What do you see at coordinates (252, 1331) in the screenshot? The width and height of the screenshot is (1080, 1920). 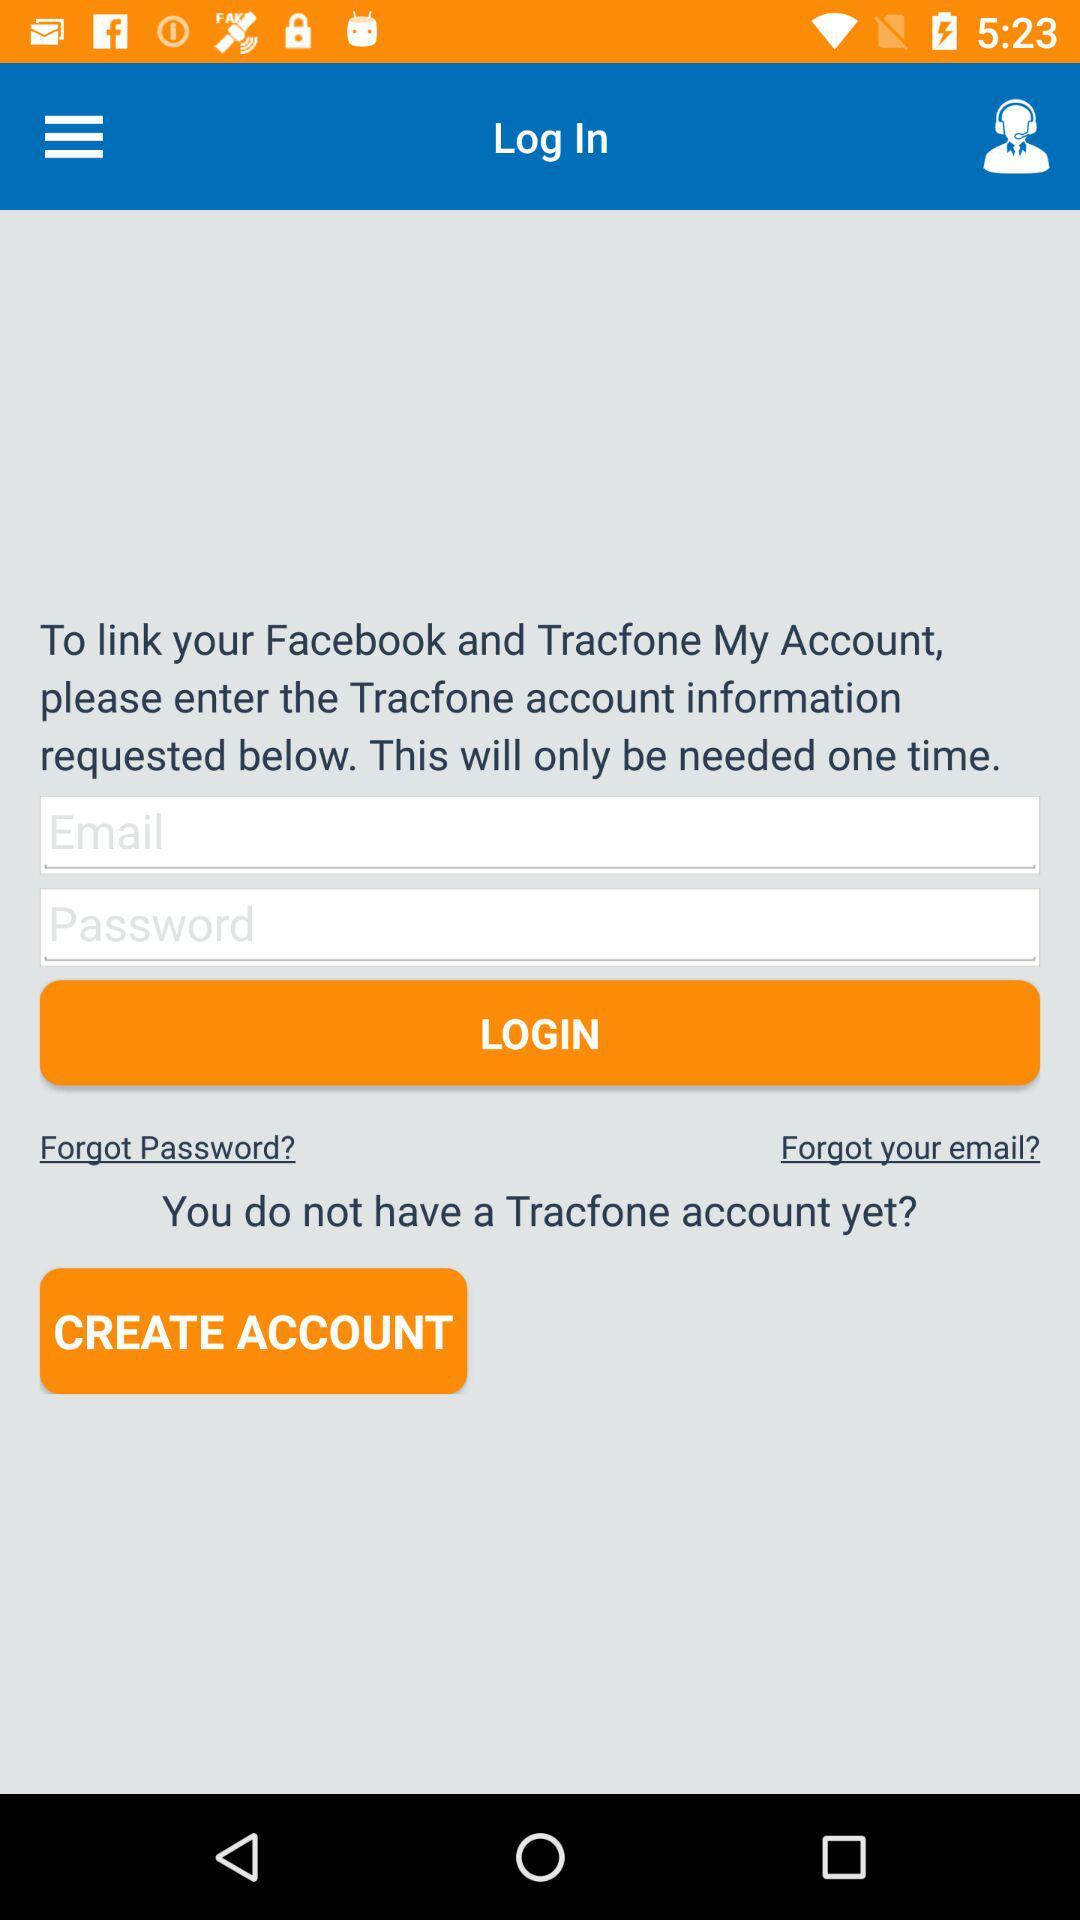 I see `item below you do not icon` at bounding box center [252, 1331].